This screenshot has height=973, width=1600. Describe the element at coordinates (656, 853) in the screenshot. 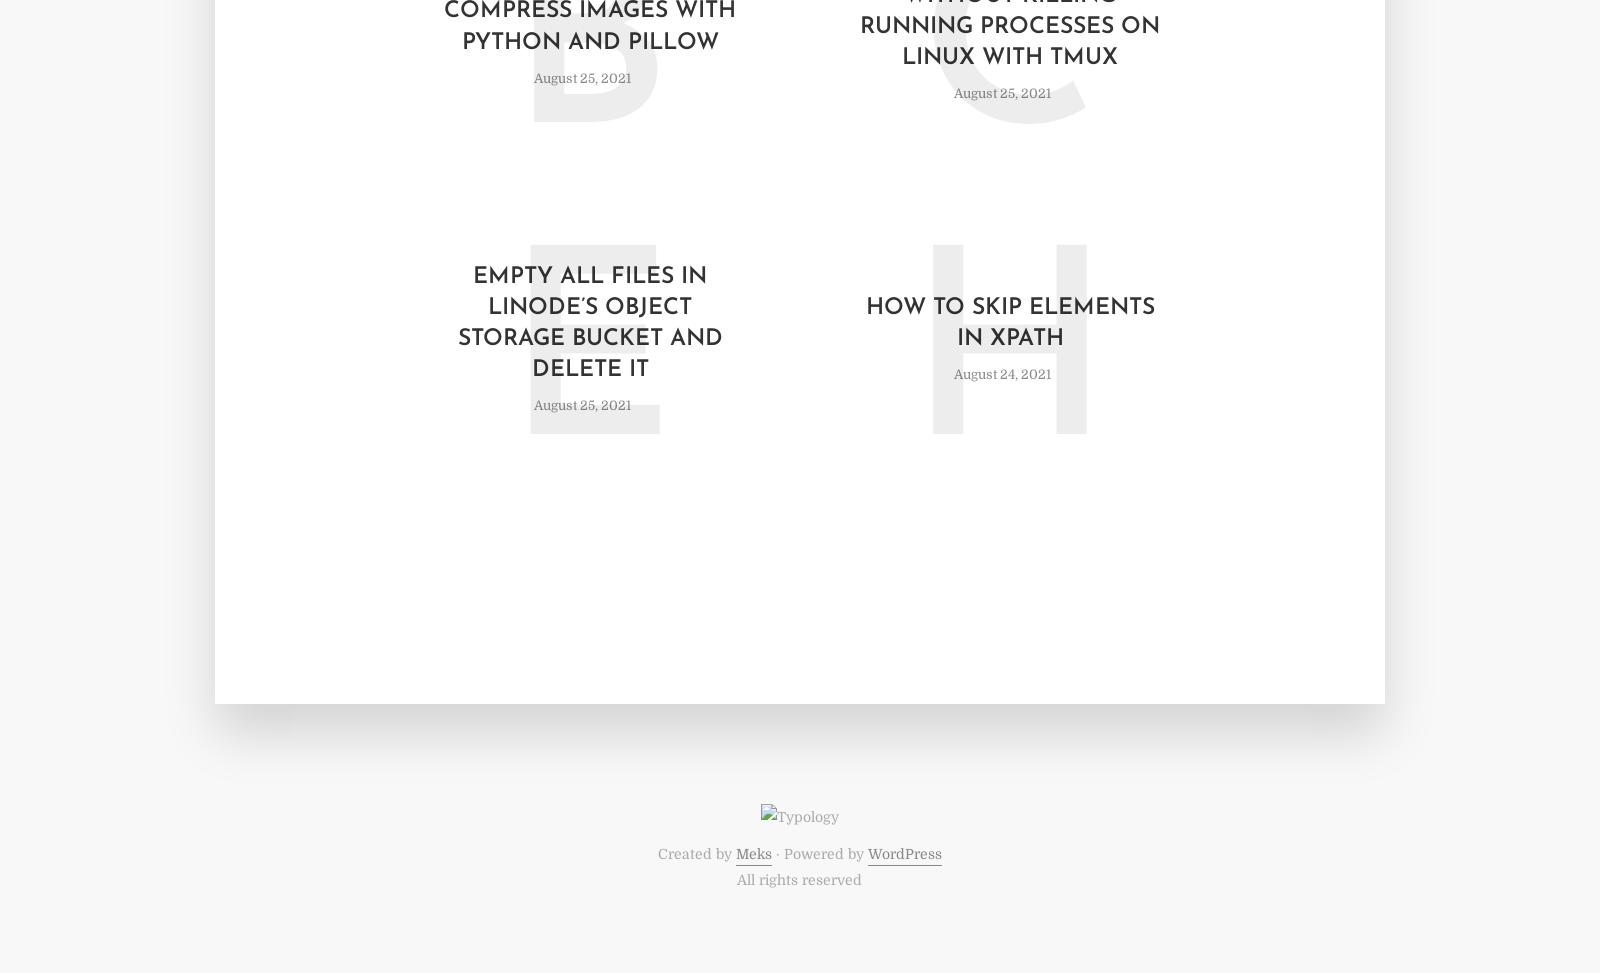

I see `'Created by'` at that location.